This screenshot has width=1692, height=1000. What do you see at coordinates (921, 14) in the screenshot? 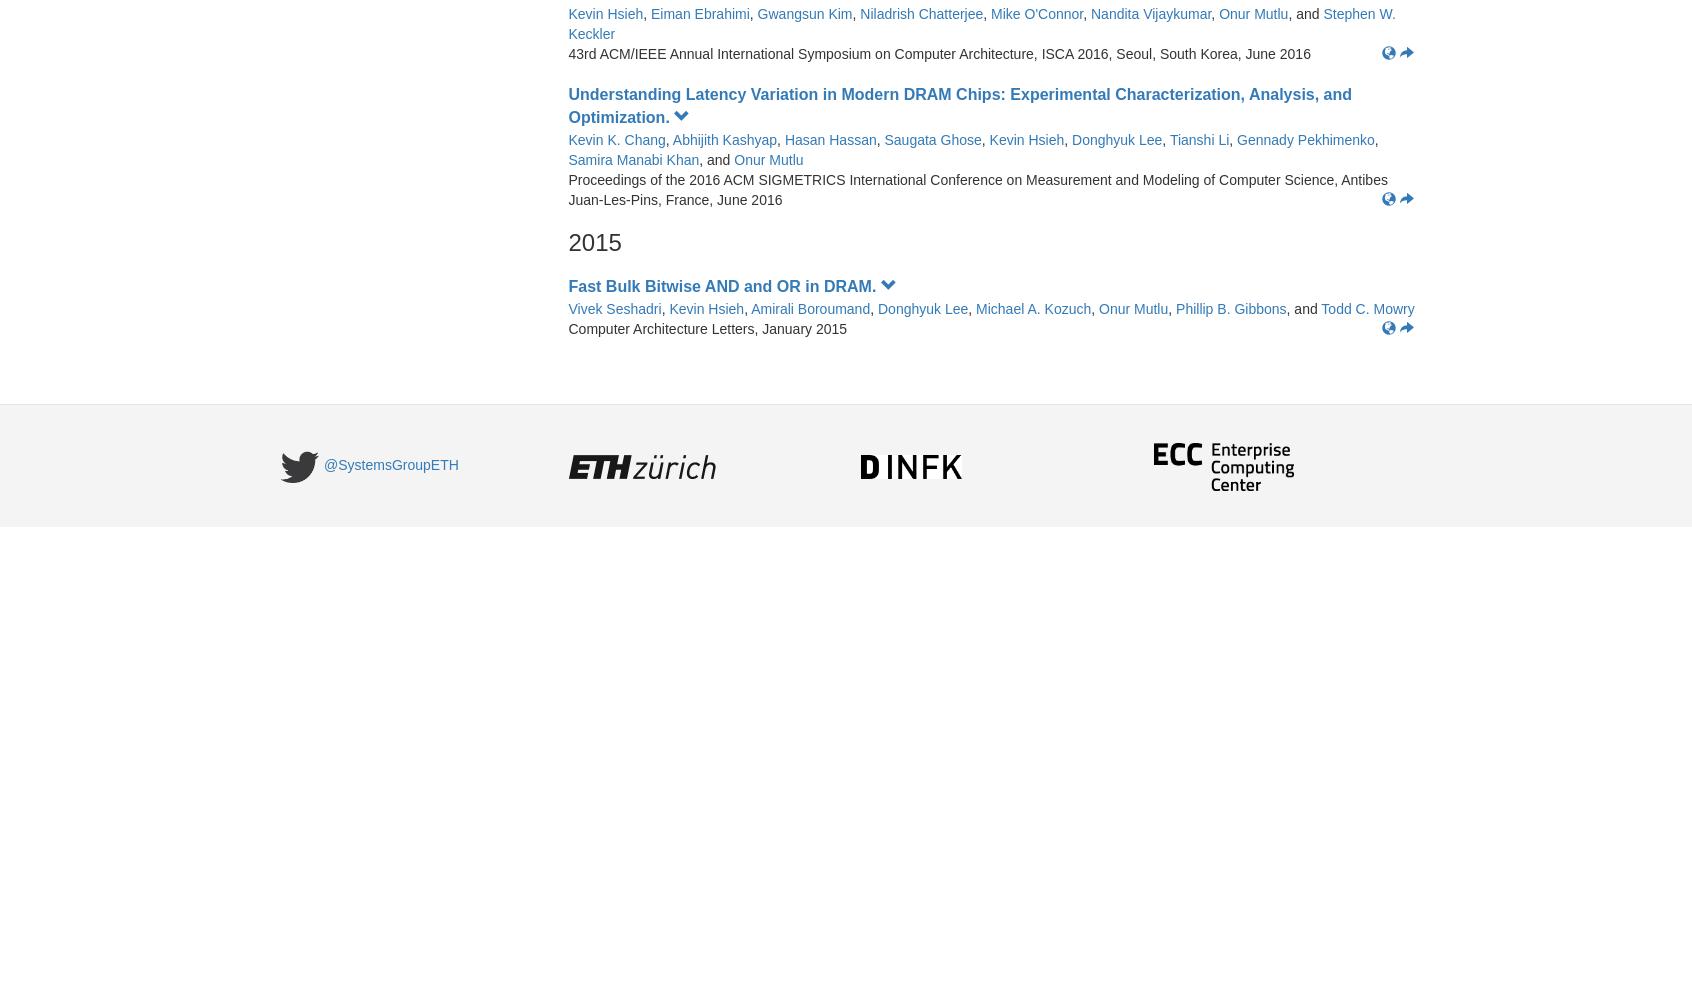
I see `'Niladrish Chatterjee'` at bounding box center [921, 14].